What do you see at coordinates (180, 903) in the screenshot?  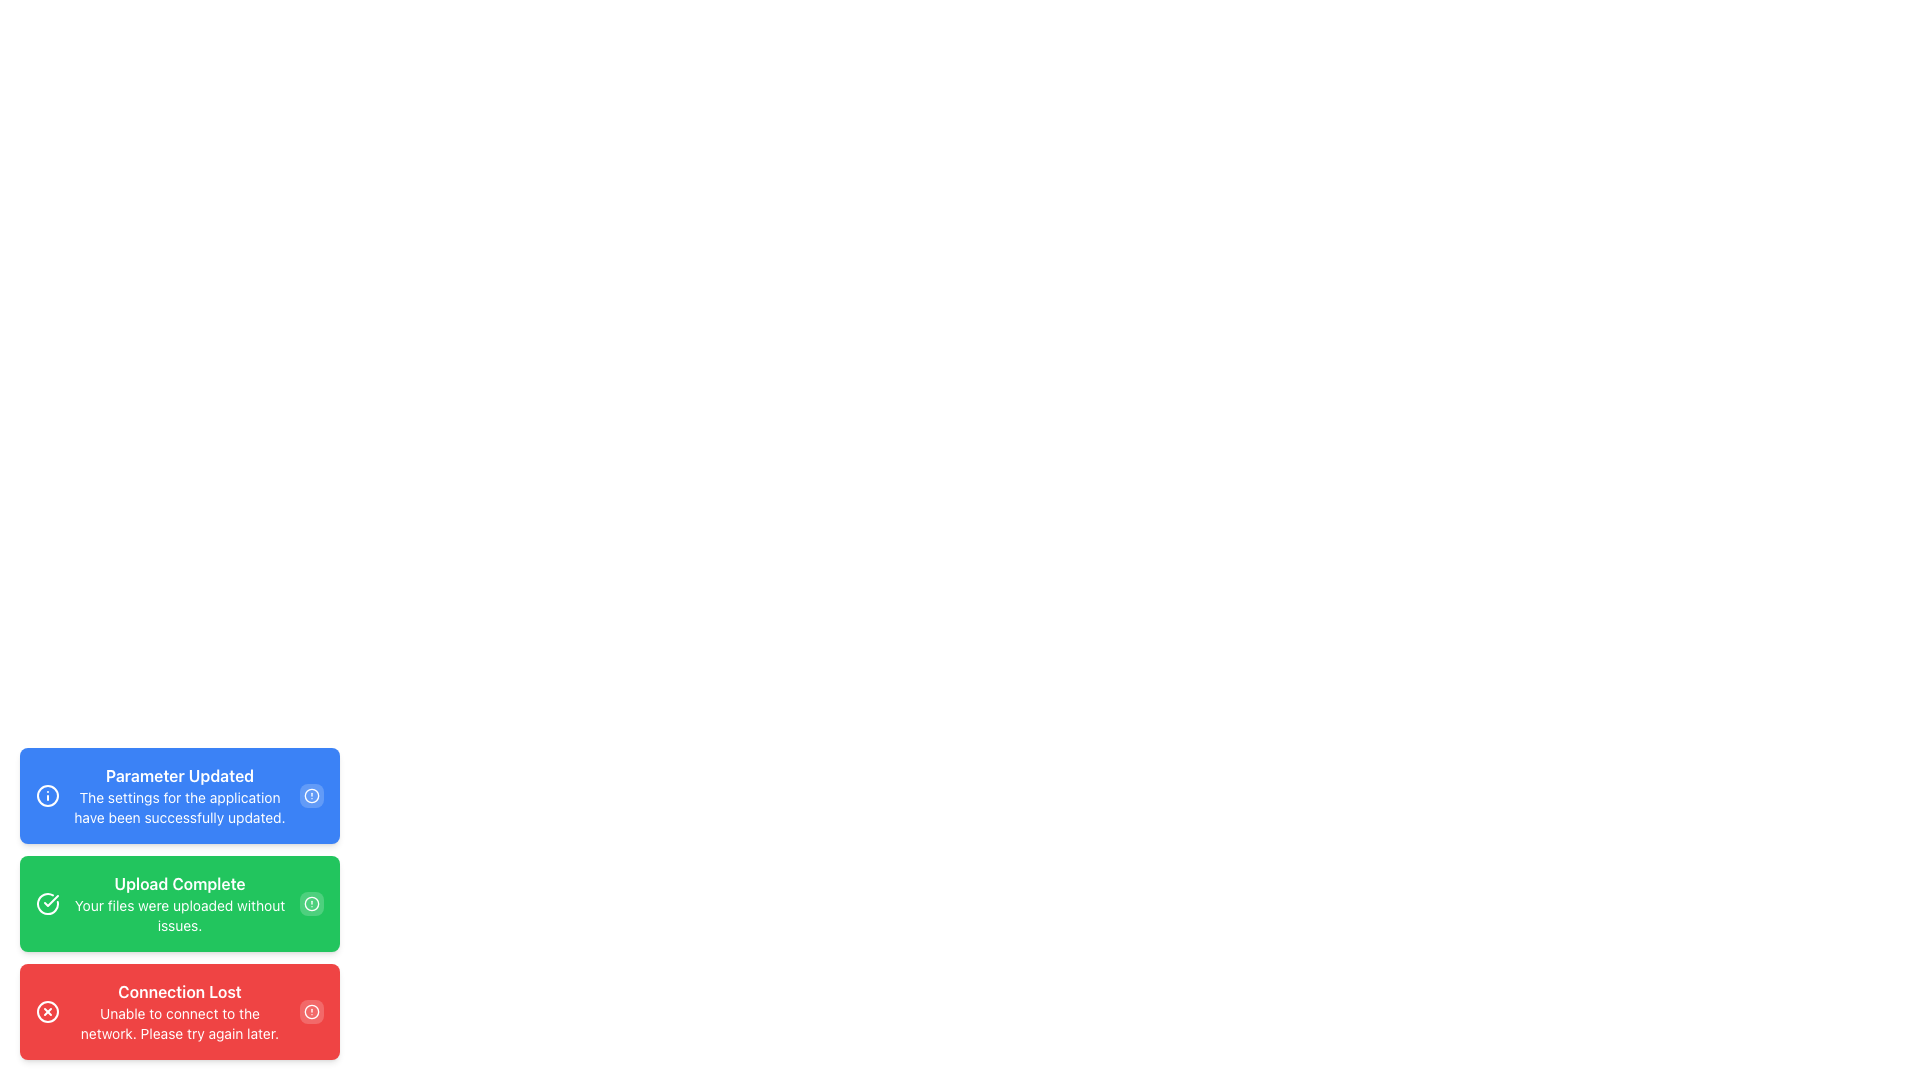 I see `the text block that displays 'Upload Complete' in bold above 'Your files were uploaded without issues.' within a green rectangular background` at bounding box center [180, 903].